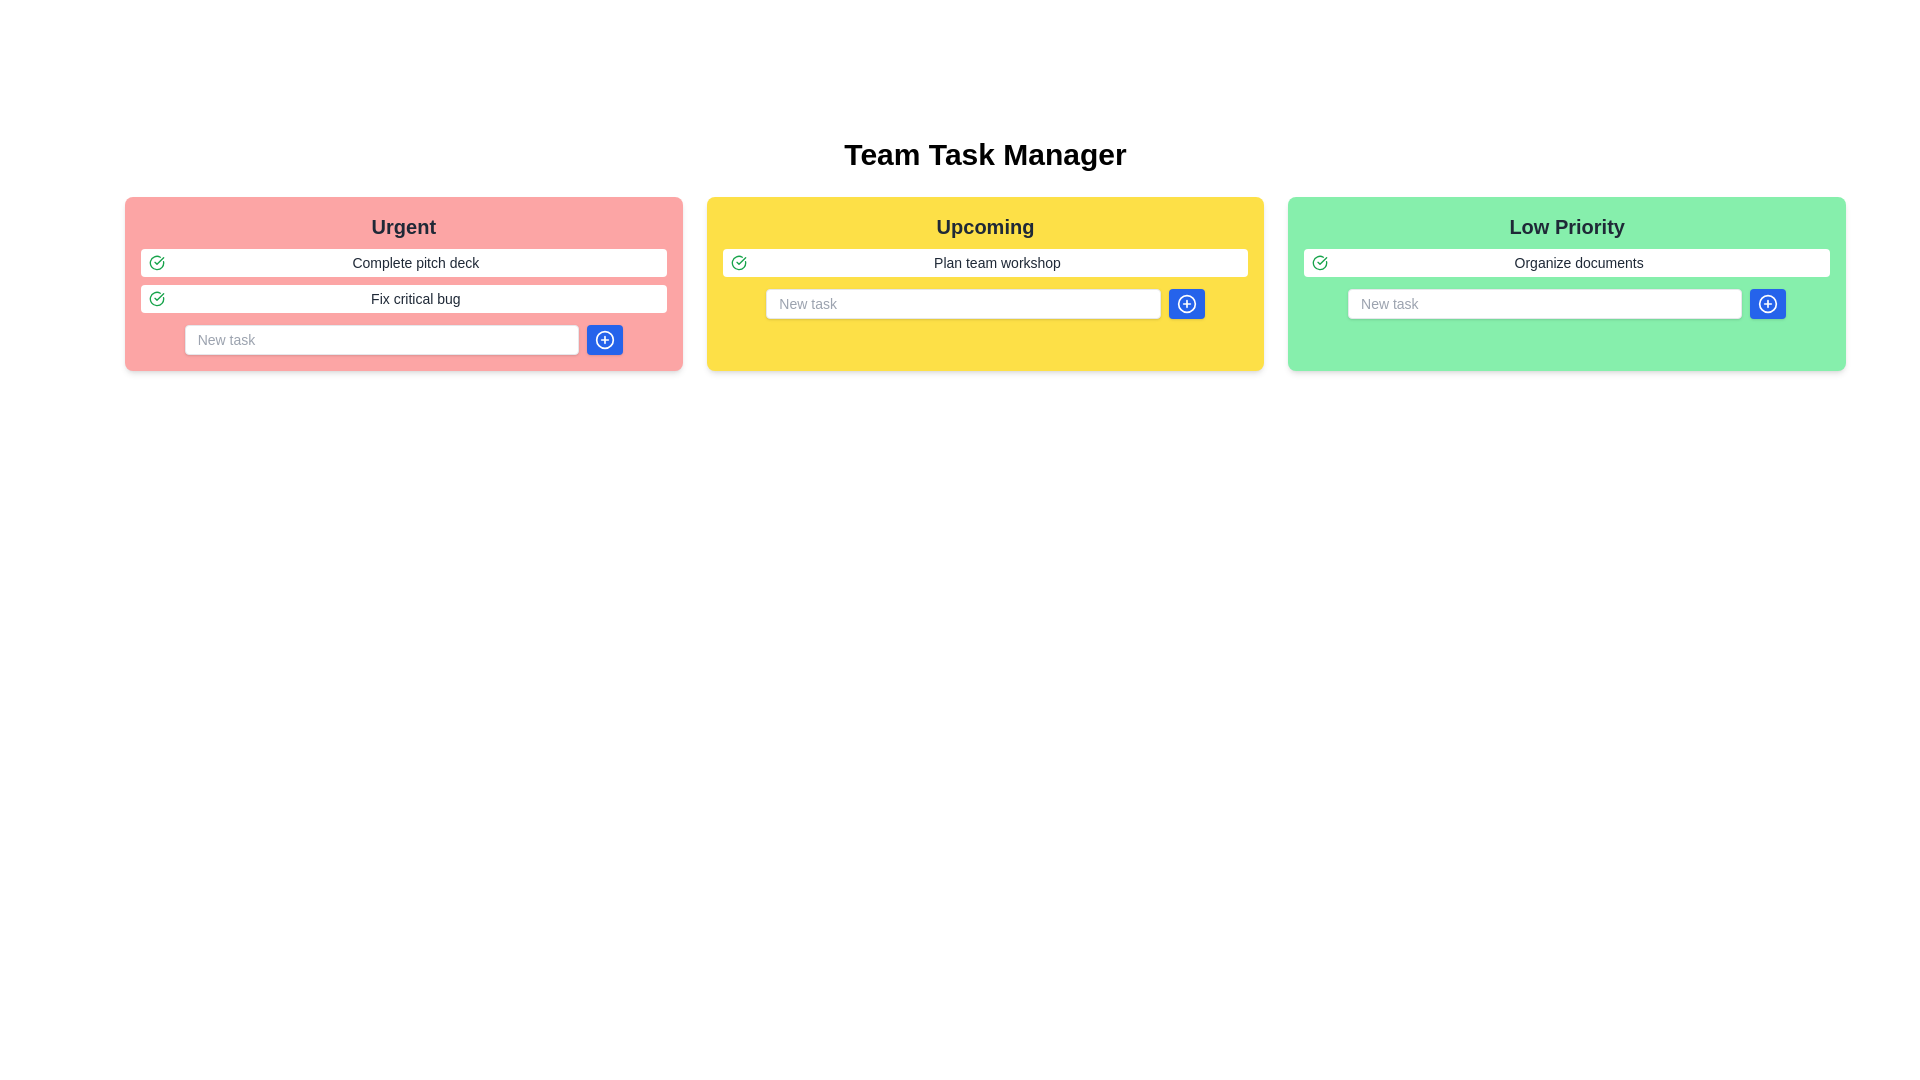  Describe the element at coordinates (603, 338) in the screenshot. I see `the plus sign circular icon located within the blue button next to the text input in the red 'Urgent' task section` at that location.